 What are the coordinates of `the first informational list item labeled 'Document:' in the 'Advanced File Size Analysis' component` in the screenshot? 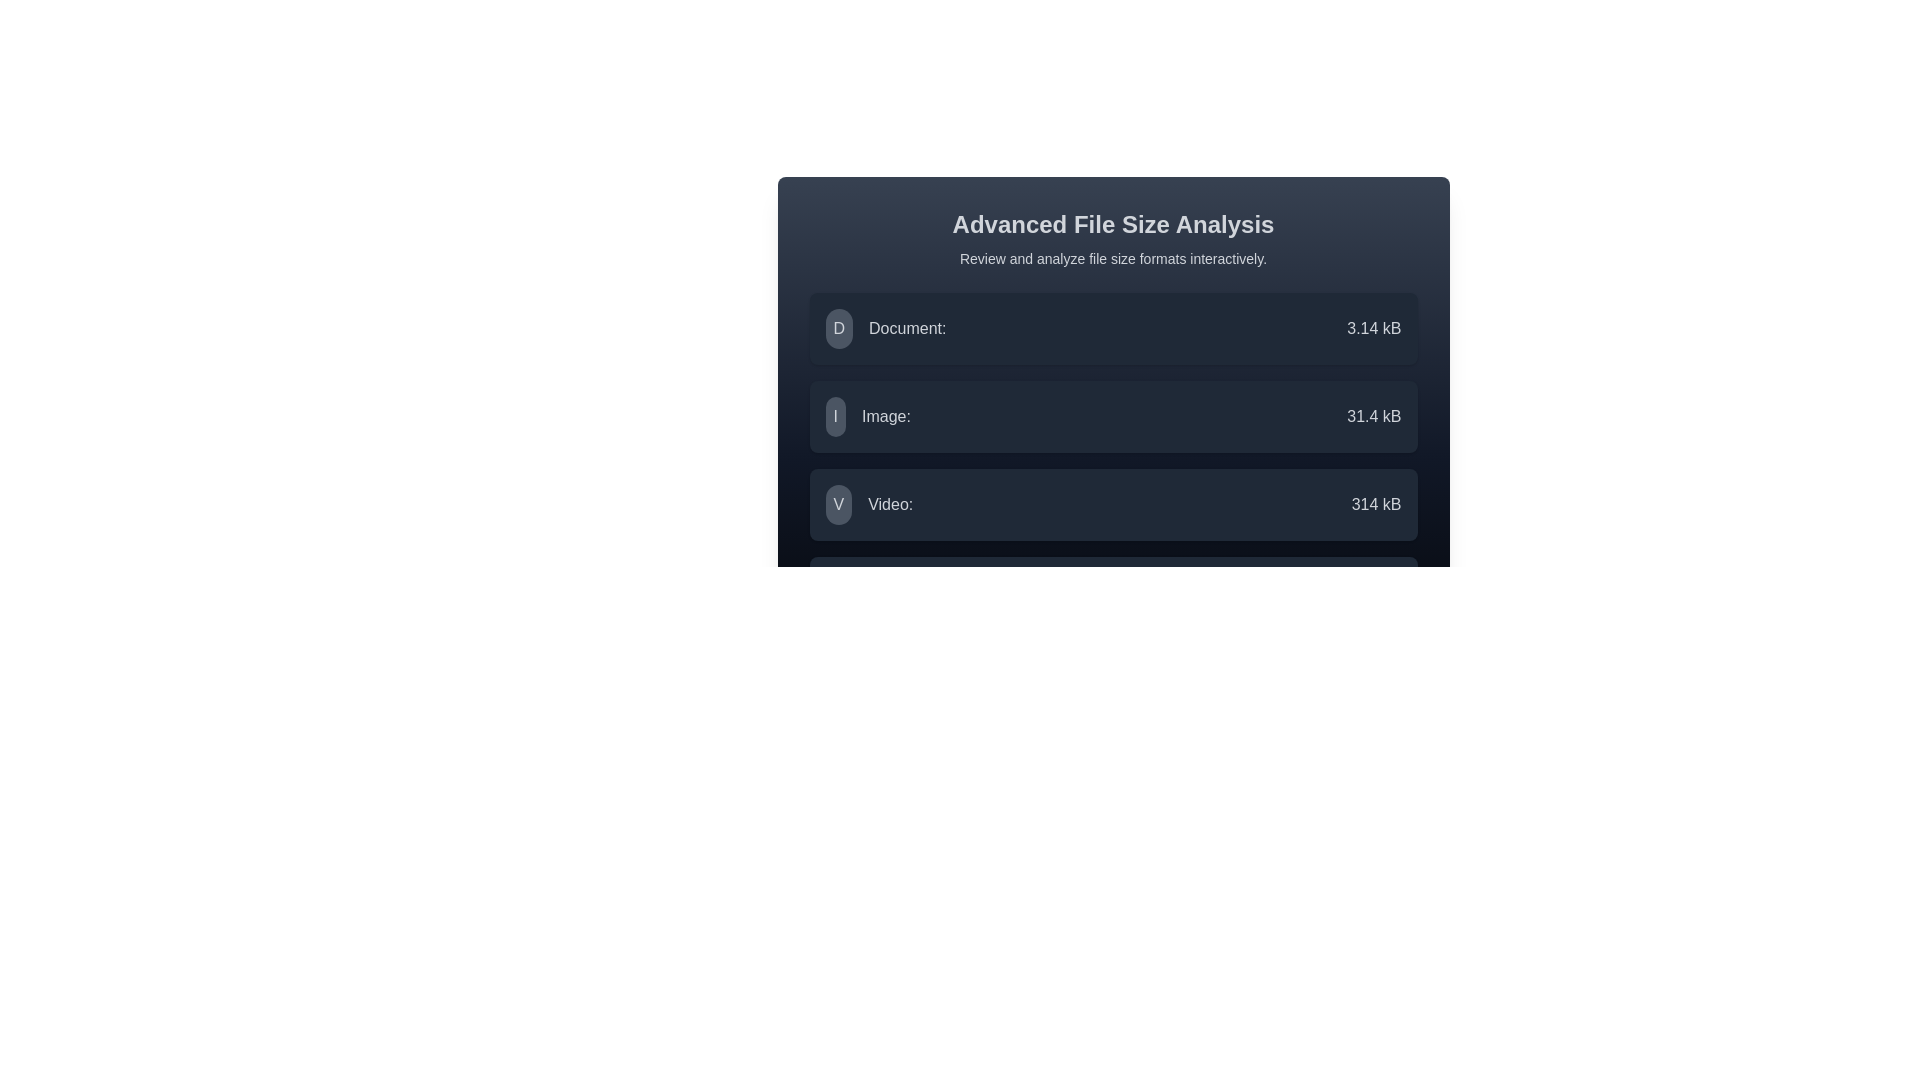 It's located at (1112, 327).